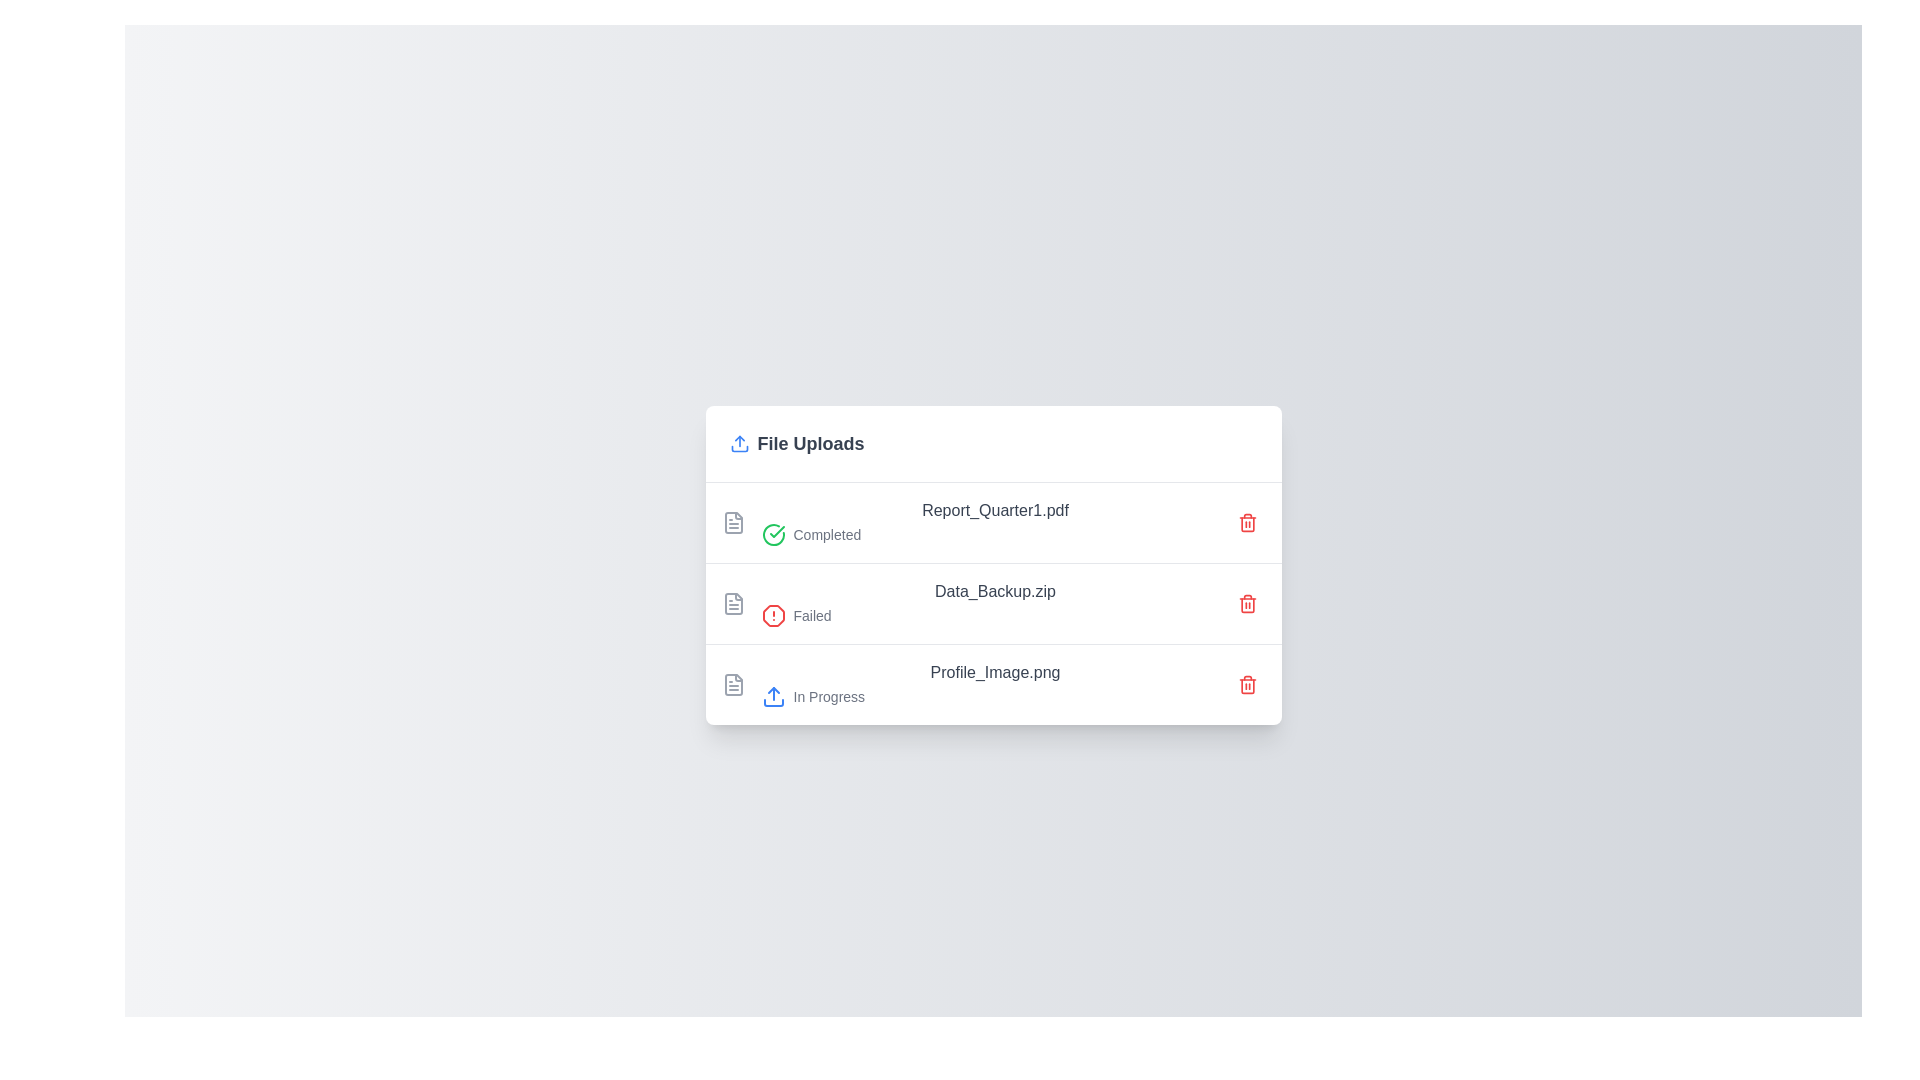 Image resolution: width=1920 pixels, height=1080 pixels. What do you see at coordinates (732, 602) in the screenshot?
I see `the gray document icon that represents a failed file upload in the second row of the upload table, located before 'Data_Backup.zip'` at bounding box center [732, 602].